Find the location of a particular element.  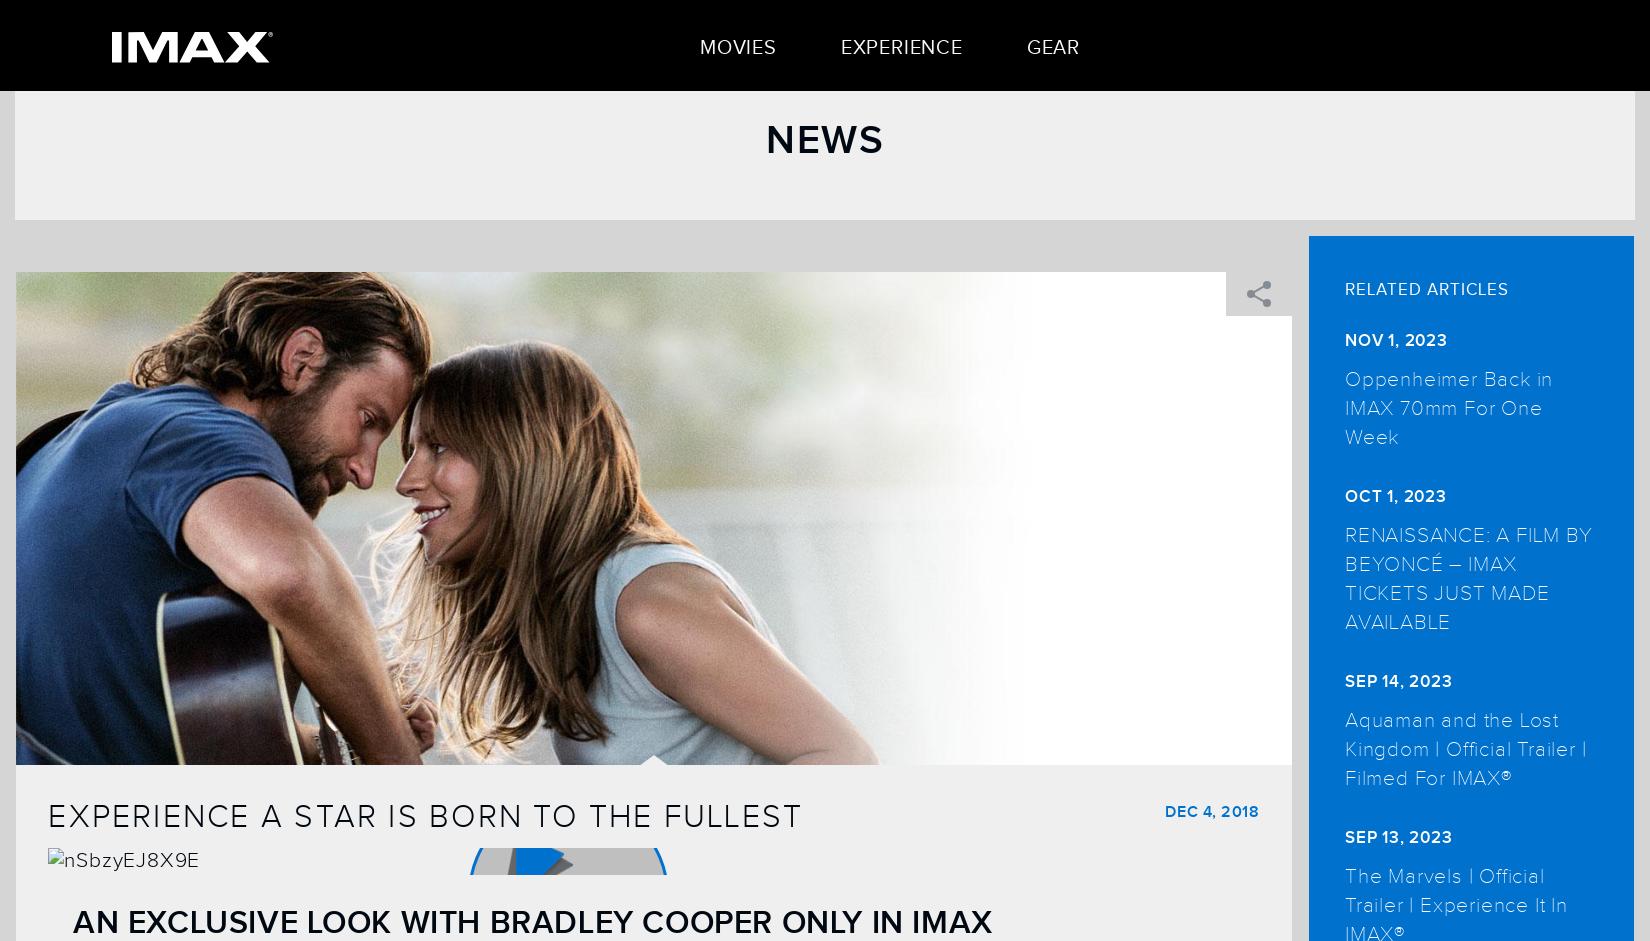

'Dec 4, 2018' is located at coordinates (1211, 812).